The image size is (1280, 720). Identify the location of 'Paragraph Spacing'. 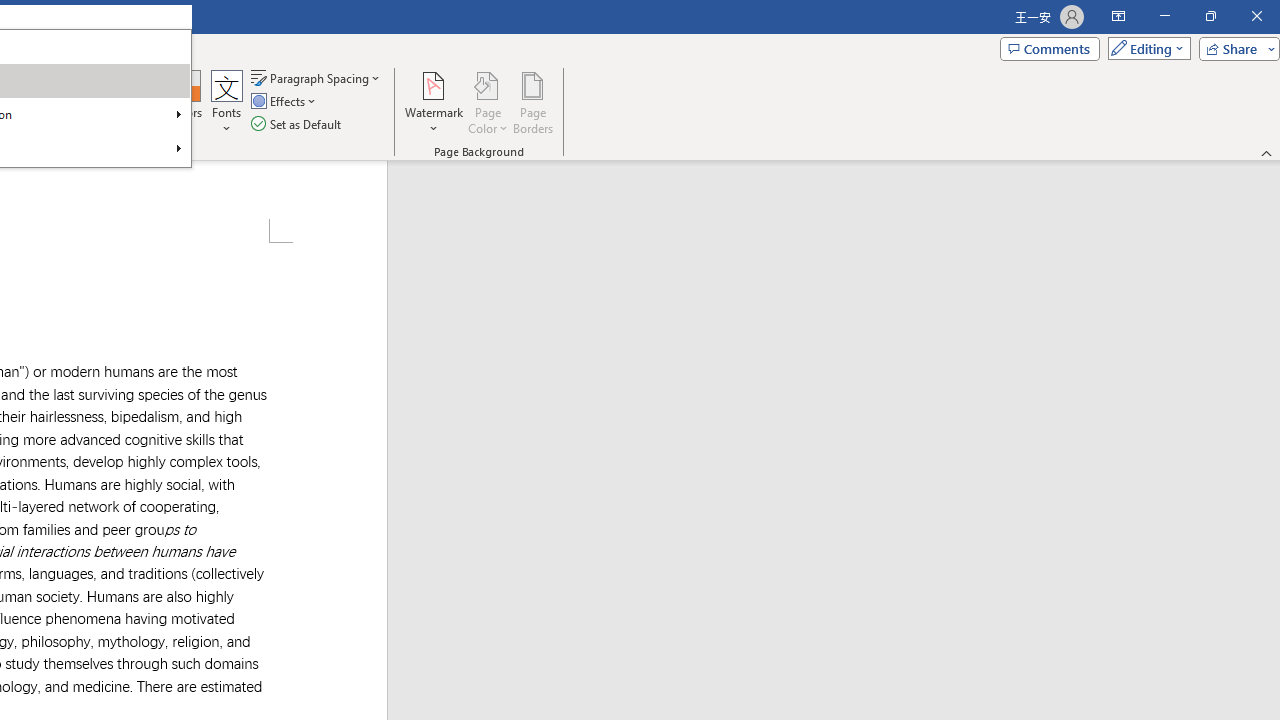
(316, 77).